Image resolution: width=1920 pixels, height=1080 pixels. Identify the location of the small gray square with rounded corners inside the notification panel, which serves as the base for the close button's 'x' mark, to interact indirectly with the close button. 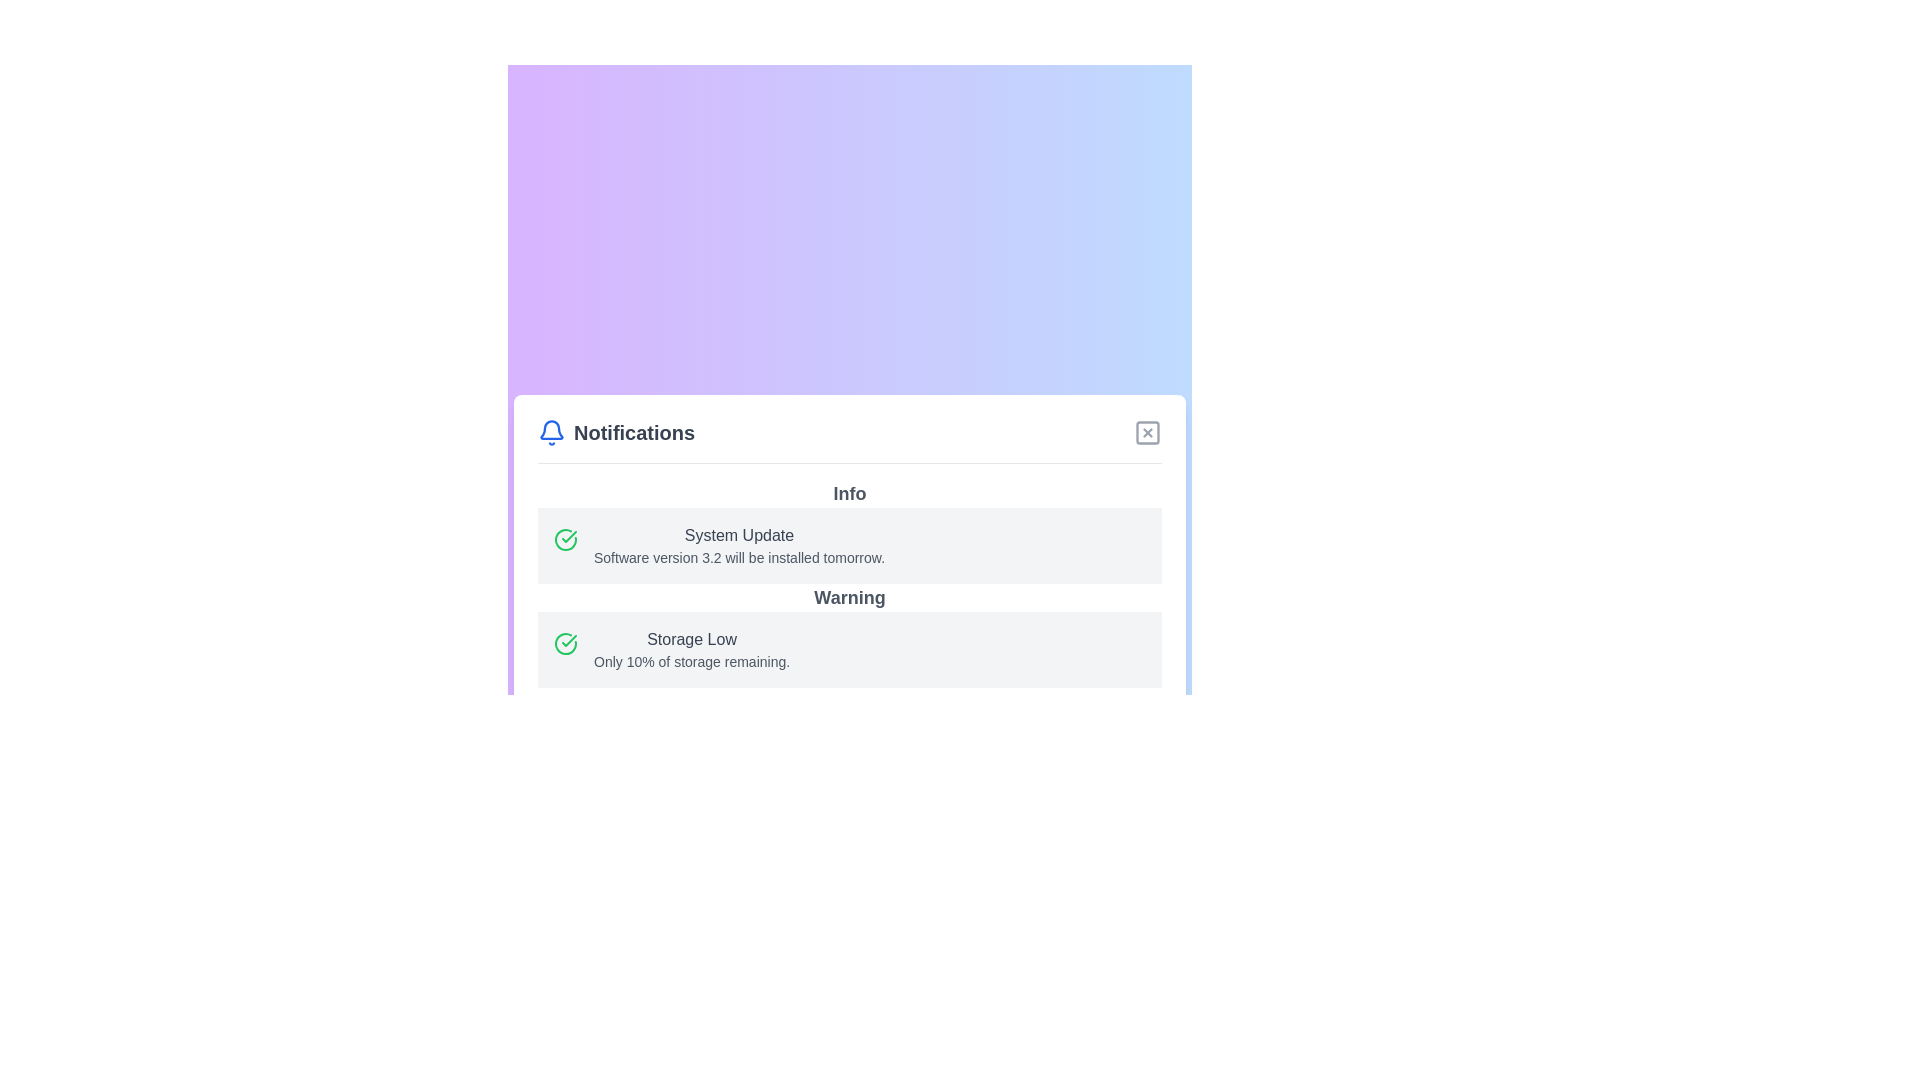
(1147, 431).